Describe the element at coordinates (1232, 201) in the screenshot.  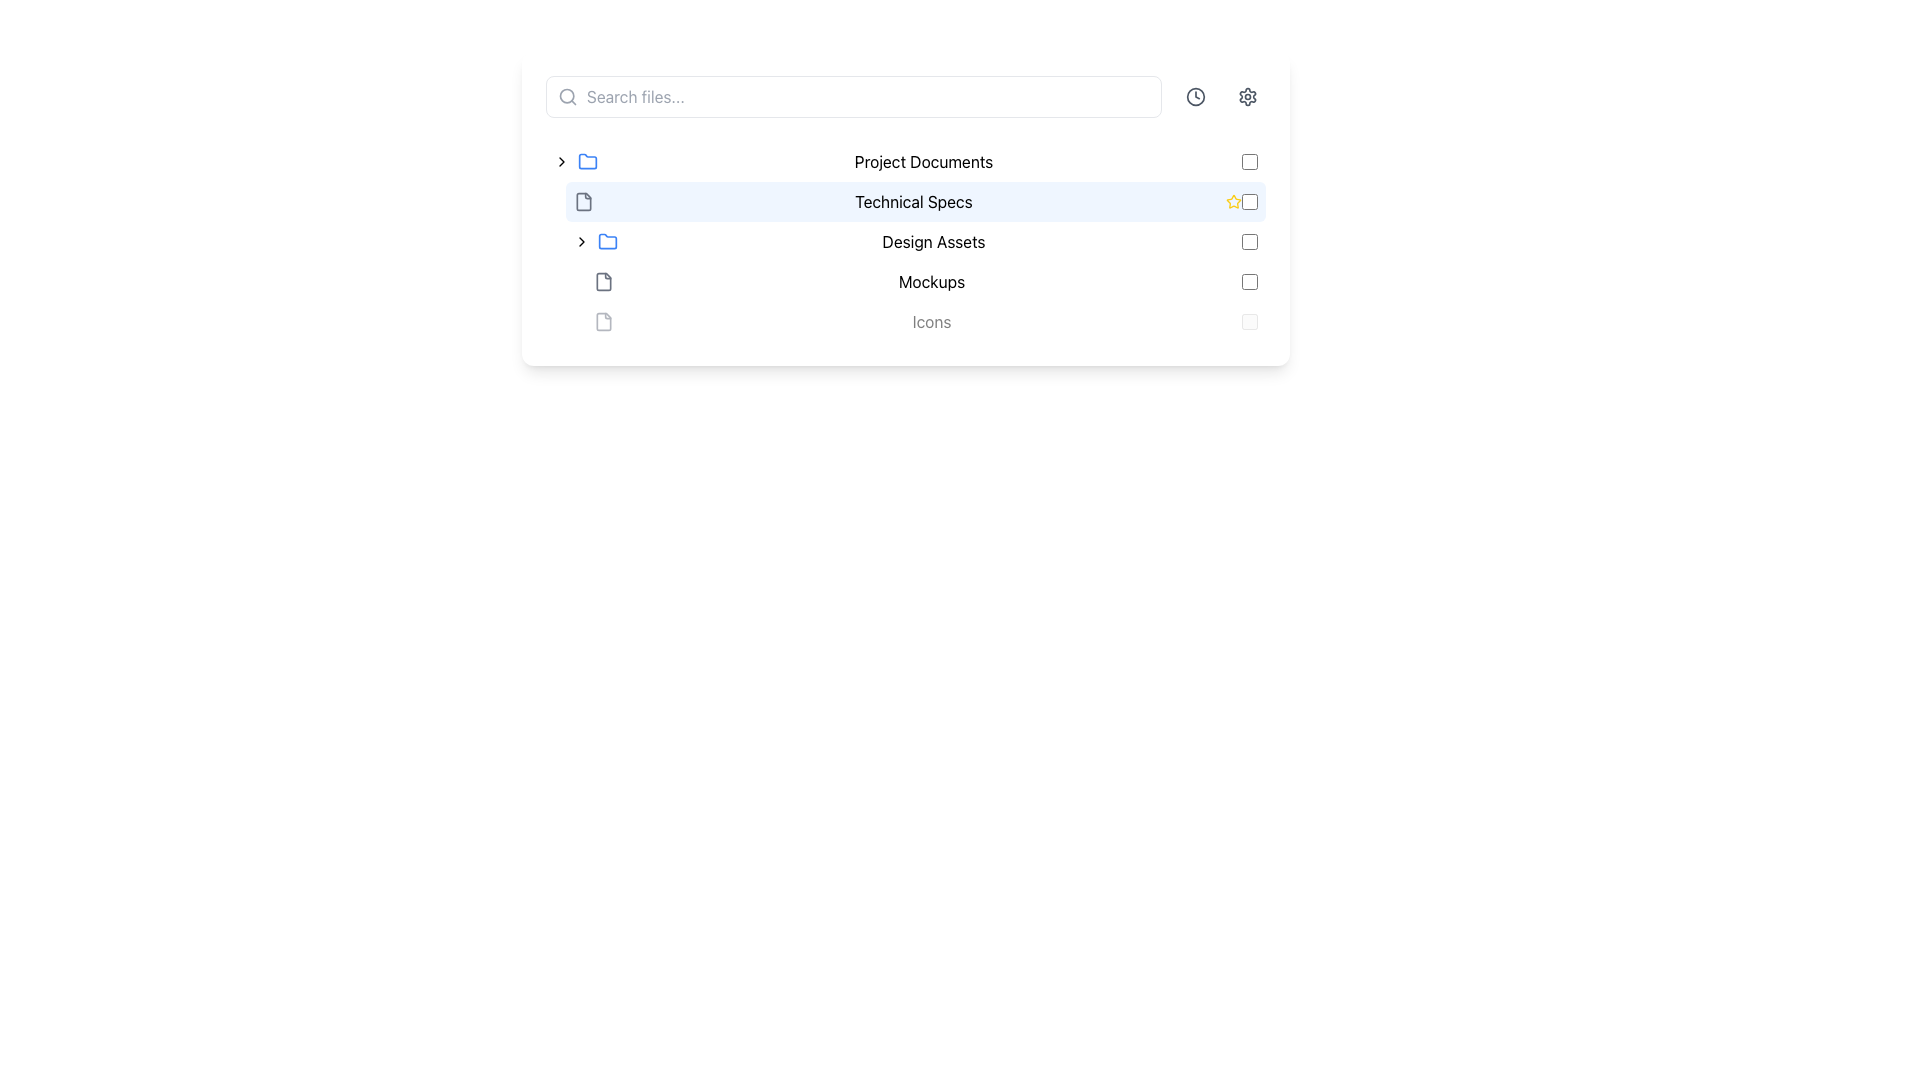
I see `the star-shaped icon associated with the 'Technical Specs' entry` at that location.